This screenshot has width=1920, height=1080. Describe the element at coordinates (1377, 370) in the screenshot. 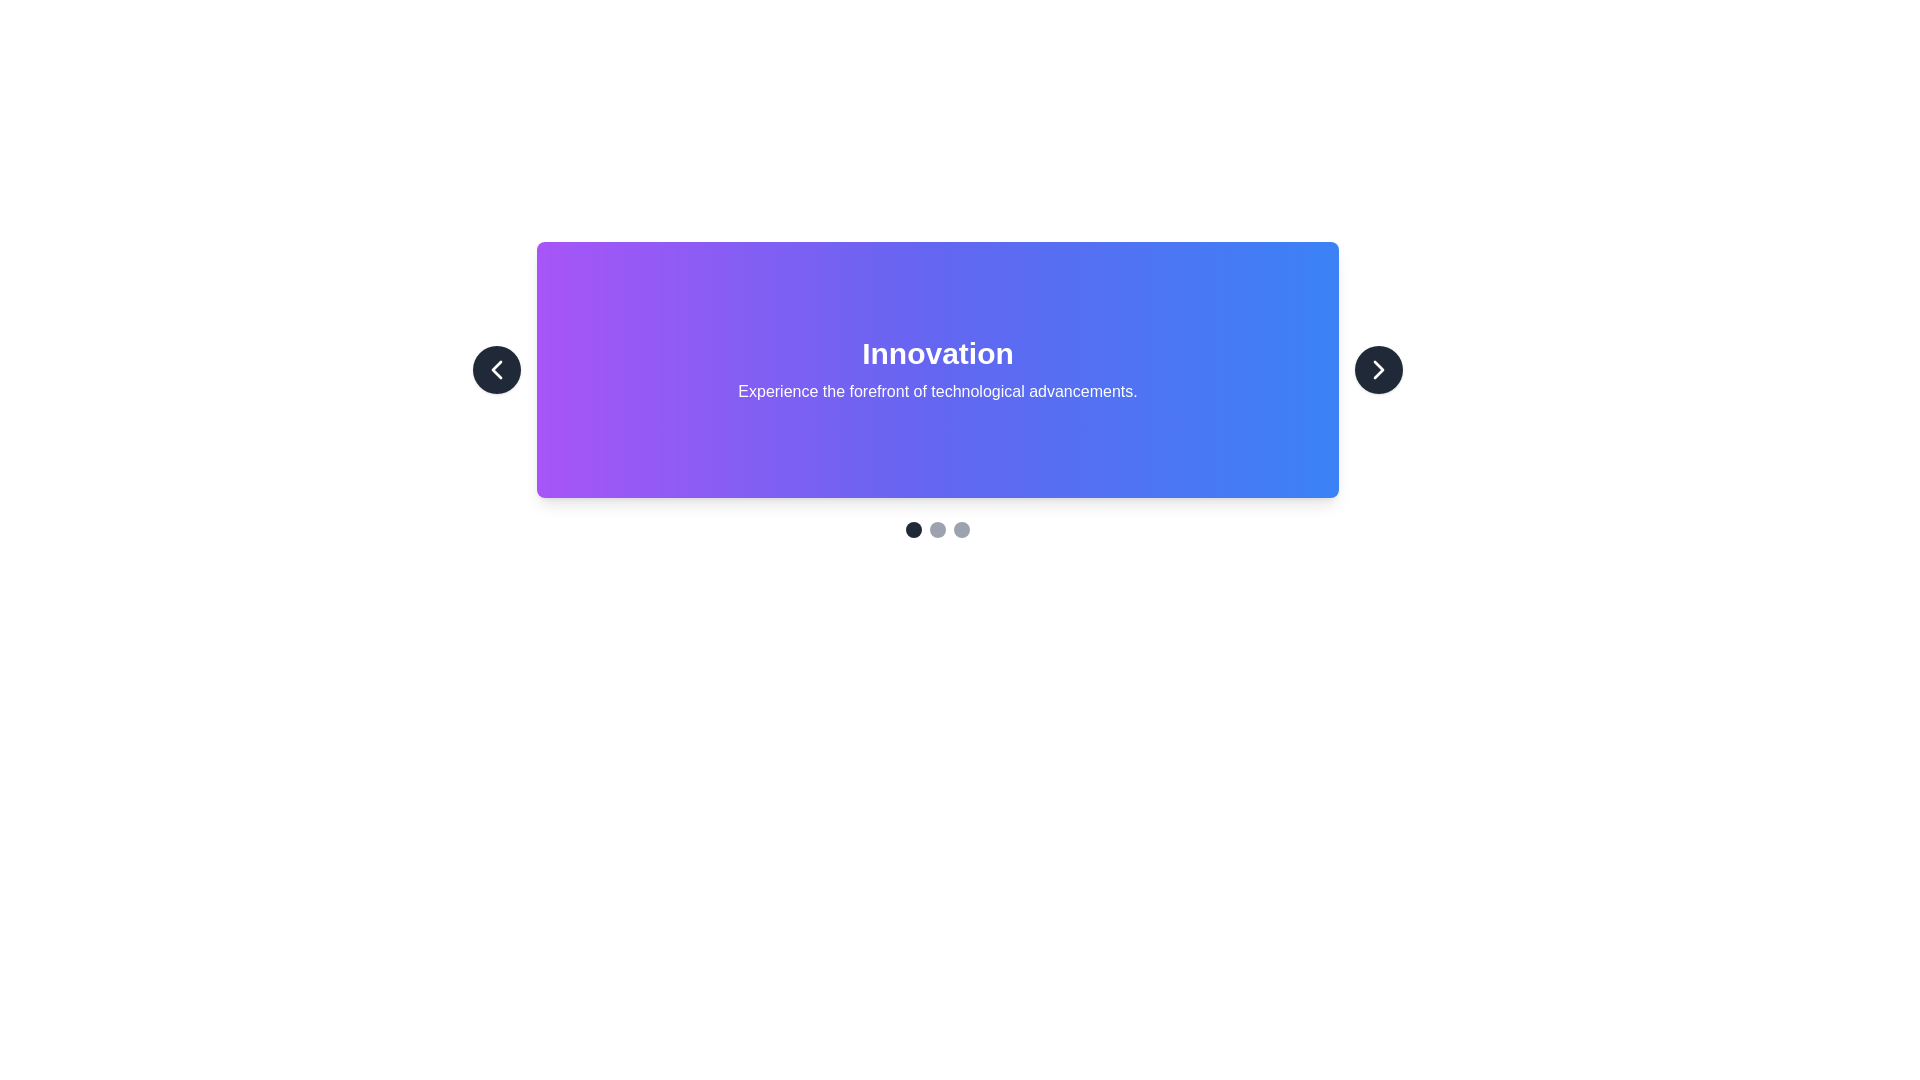

I see `the right navigation button icon for the carousel` at that location.